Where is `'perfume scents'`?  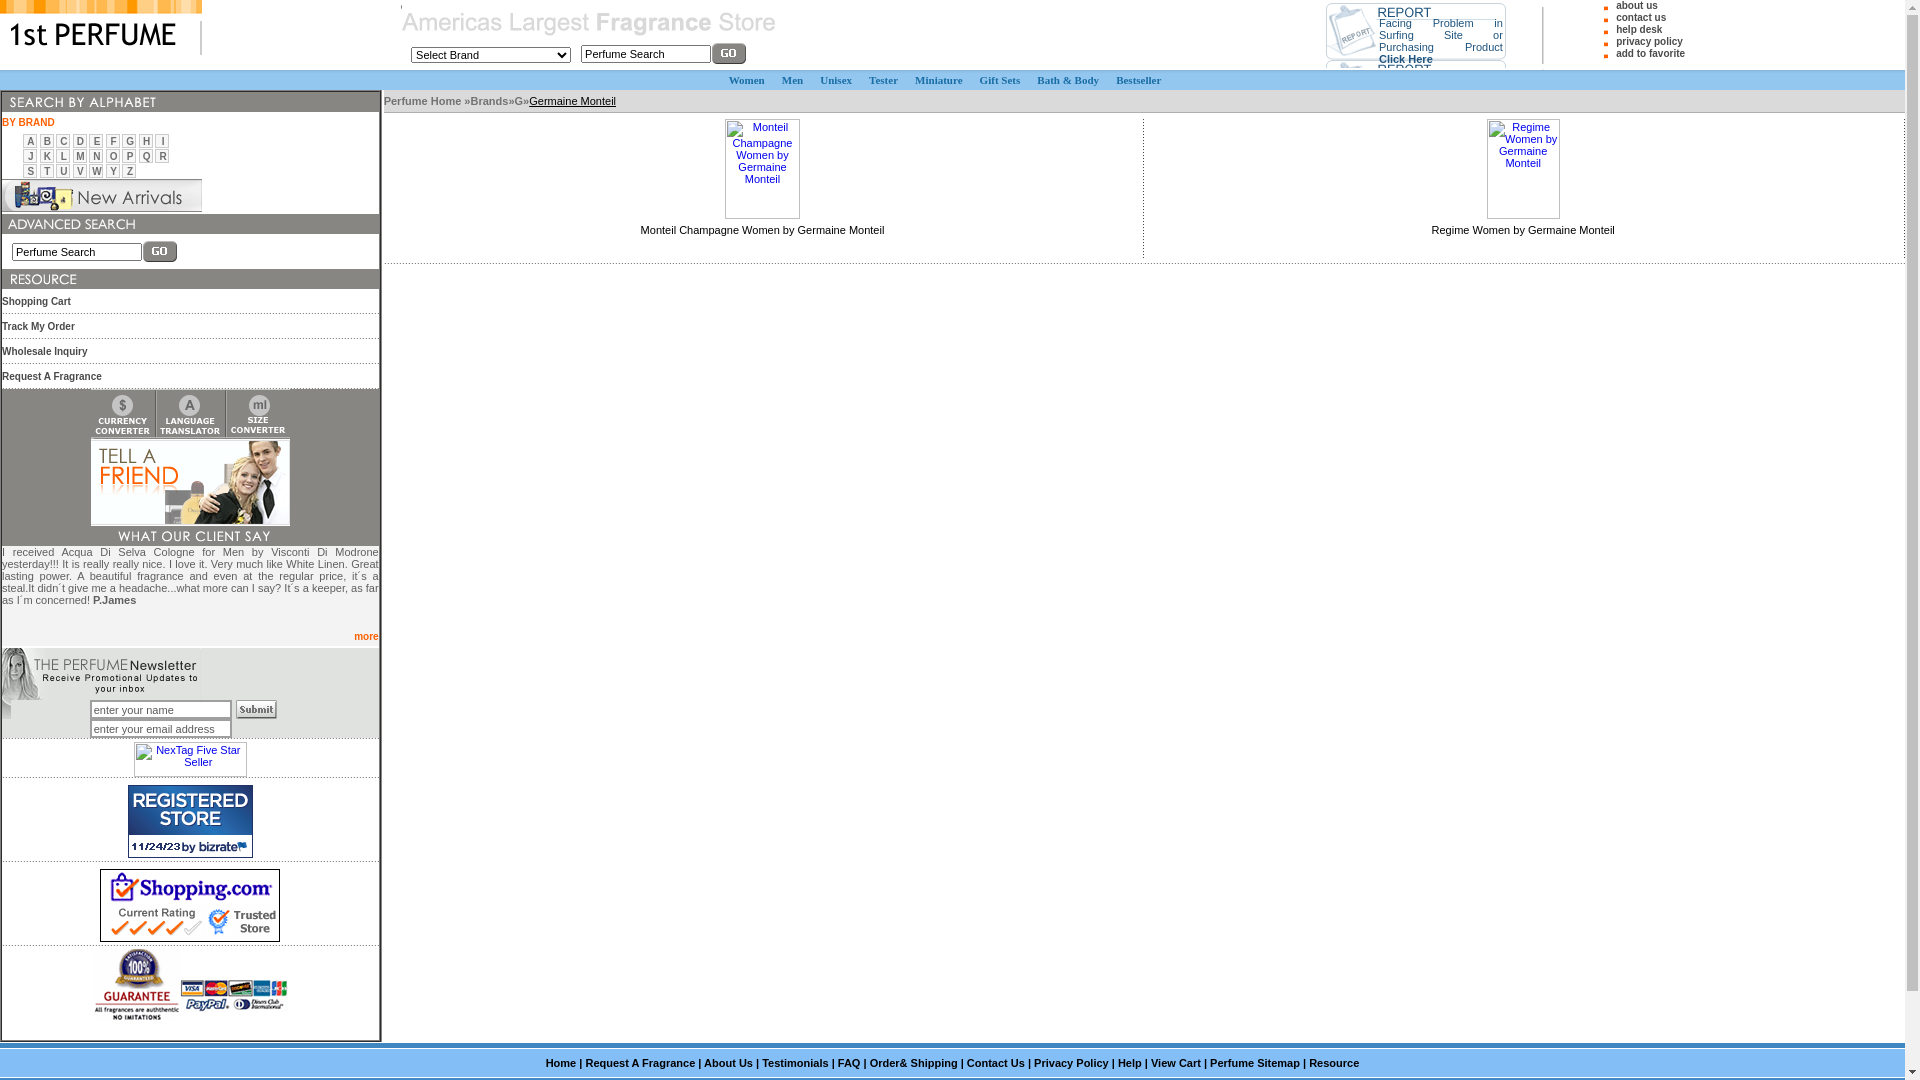 'perfume scents' is located at coordinates (233, 699).